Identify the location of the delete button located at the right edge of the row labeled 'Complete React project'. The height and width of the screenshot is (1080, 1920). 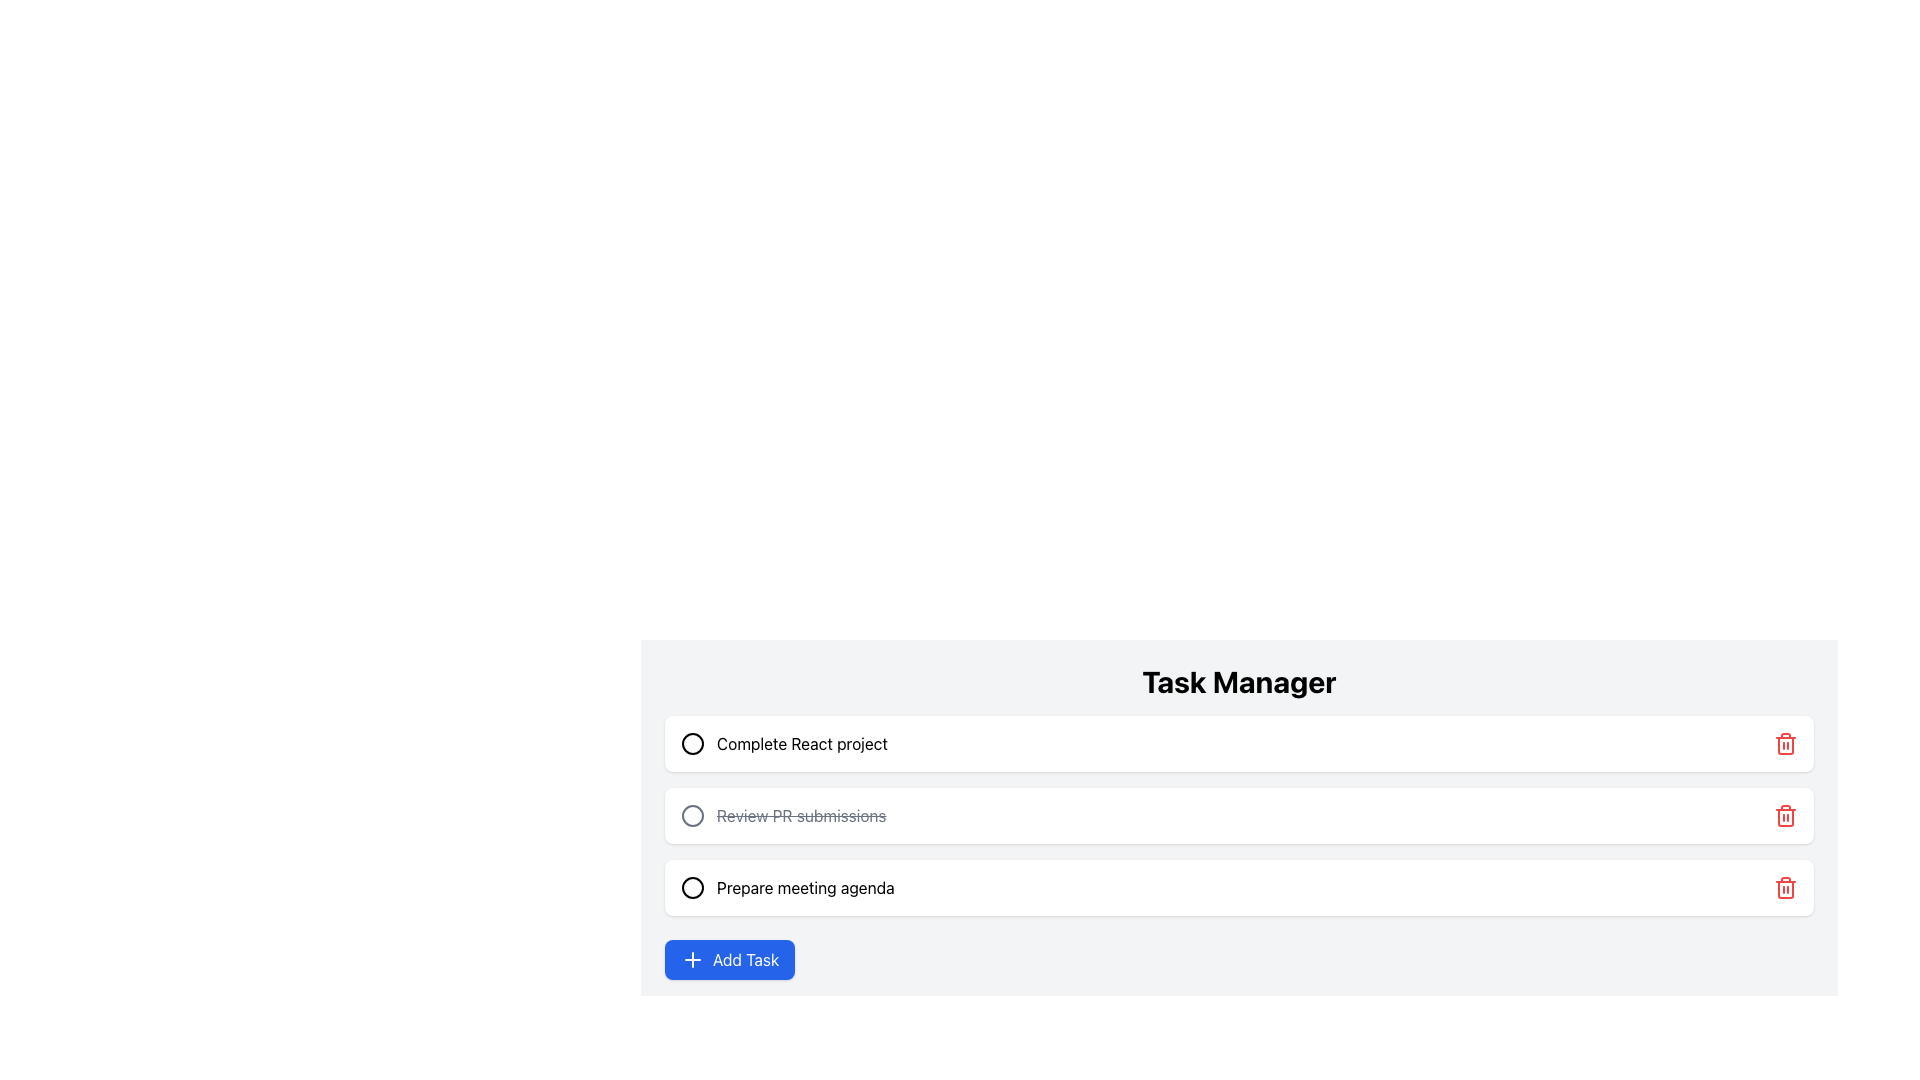
(1785, 744).